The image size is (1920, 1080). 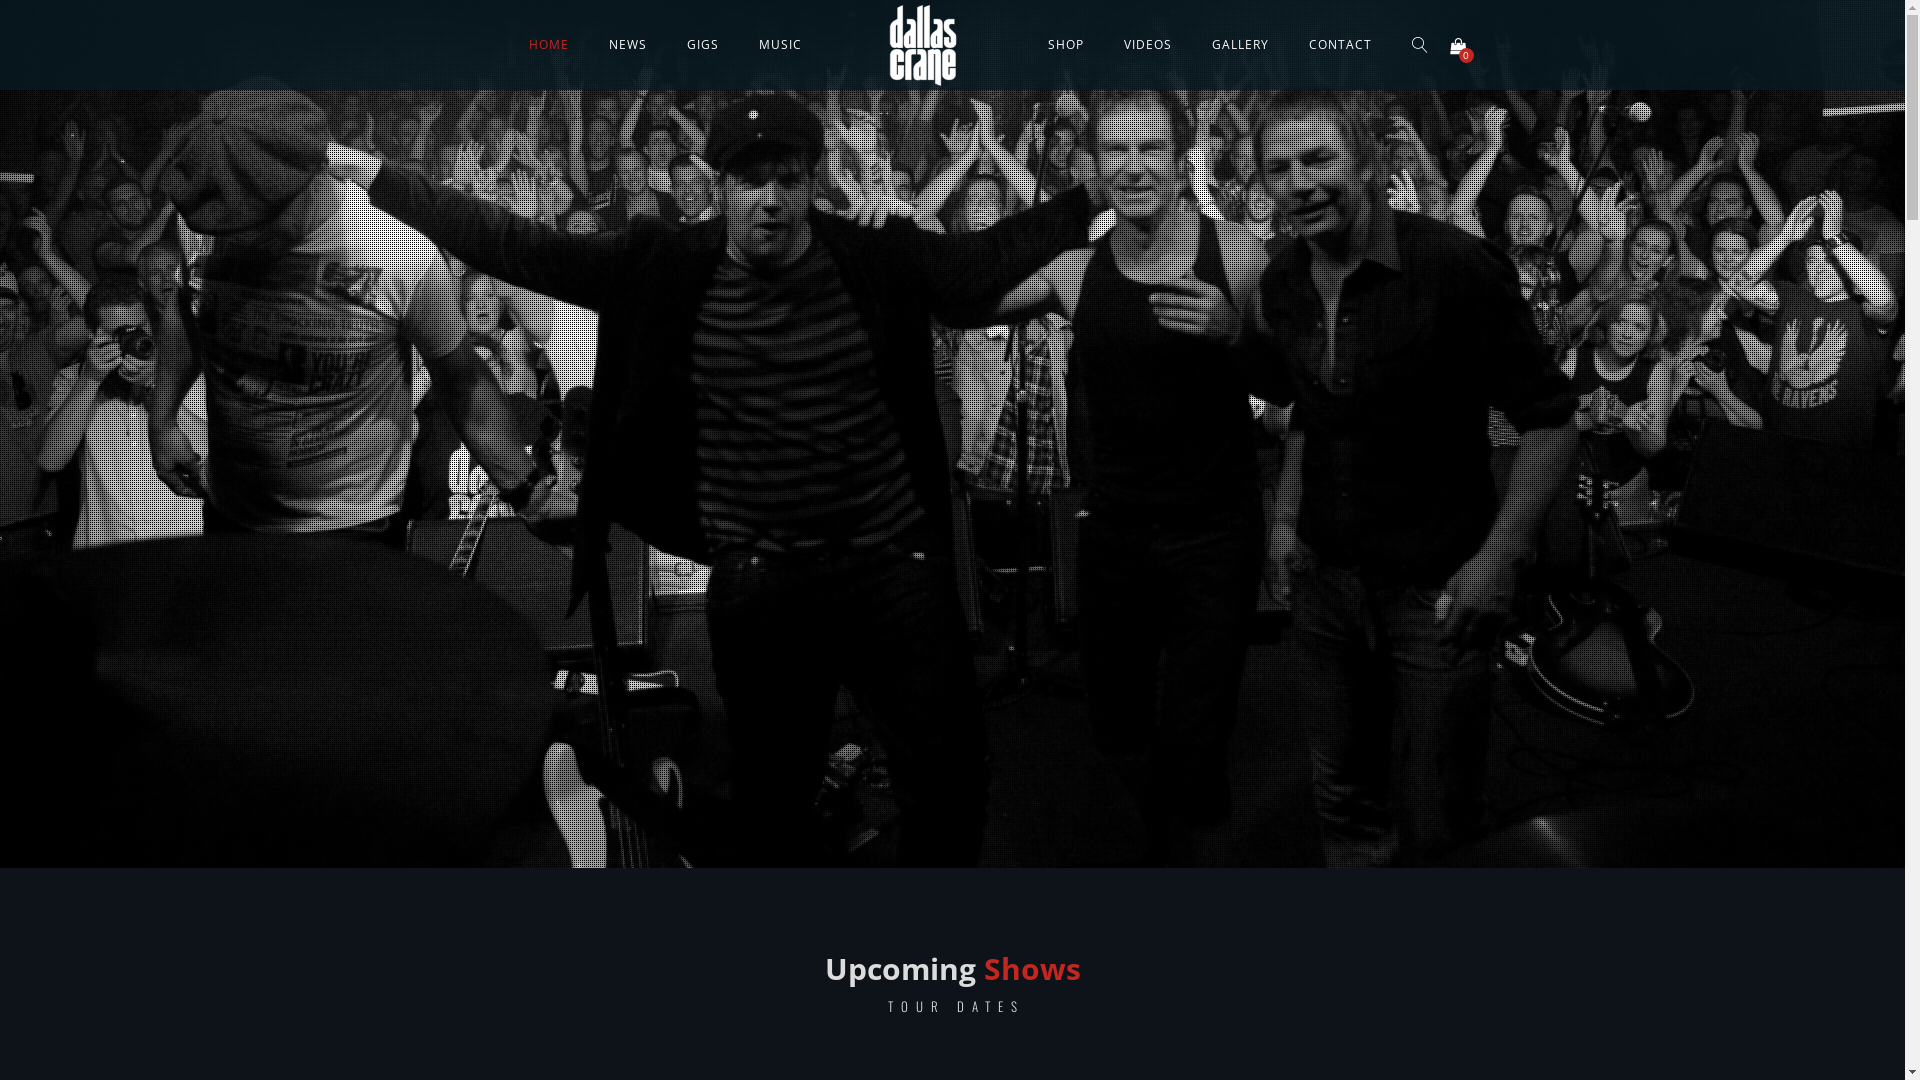 What do you see at coordinates (1030, 44) in the screenshot?
I see `'SHOP'` at bounding box center [1030, 44].